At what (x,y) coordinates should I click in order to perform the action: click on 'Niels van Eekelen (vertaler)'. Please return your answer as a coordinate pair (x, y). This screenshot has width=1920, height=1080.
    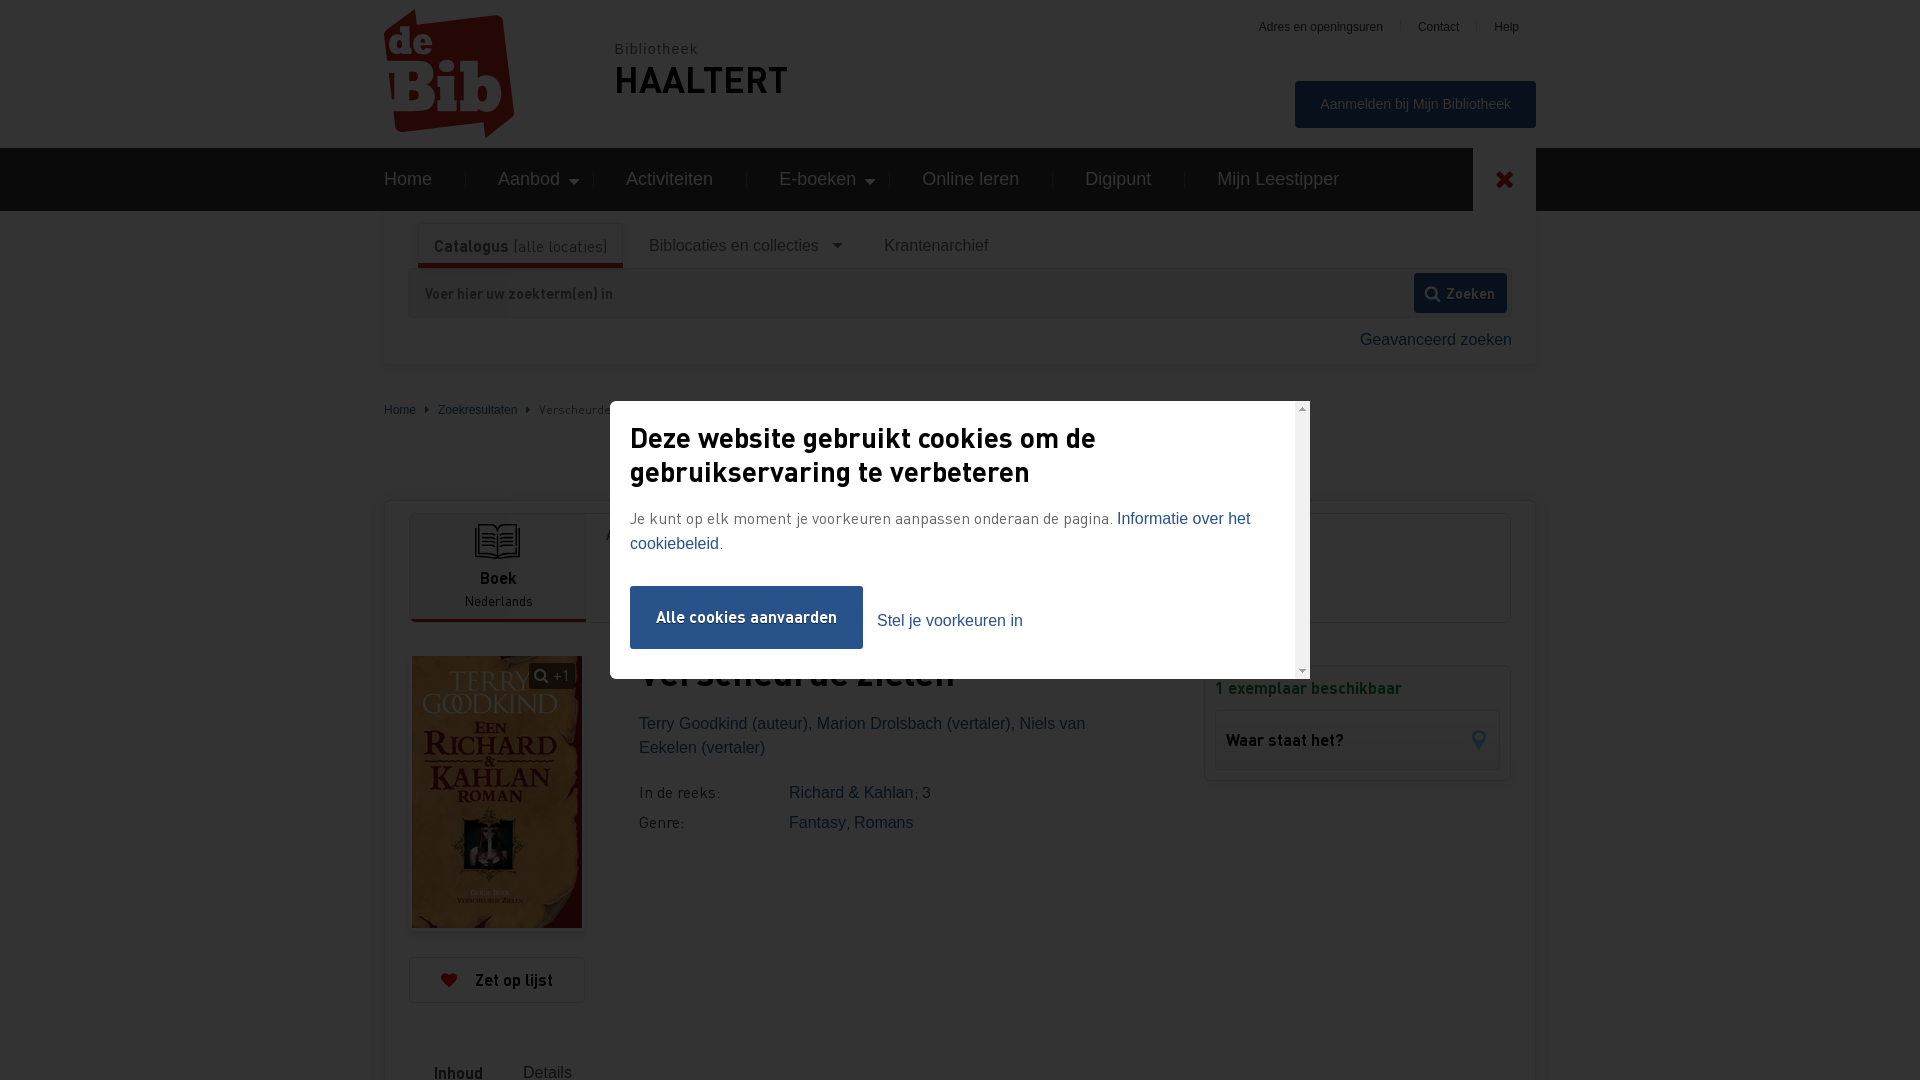
    Looking at the image, I should click on (862, 735).